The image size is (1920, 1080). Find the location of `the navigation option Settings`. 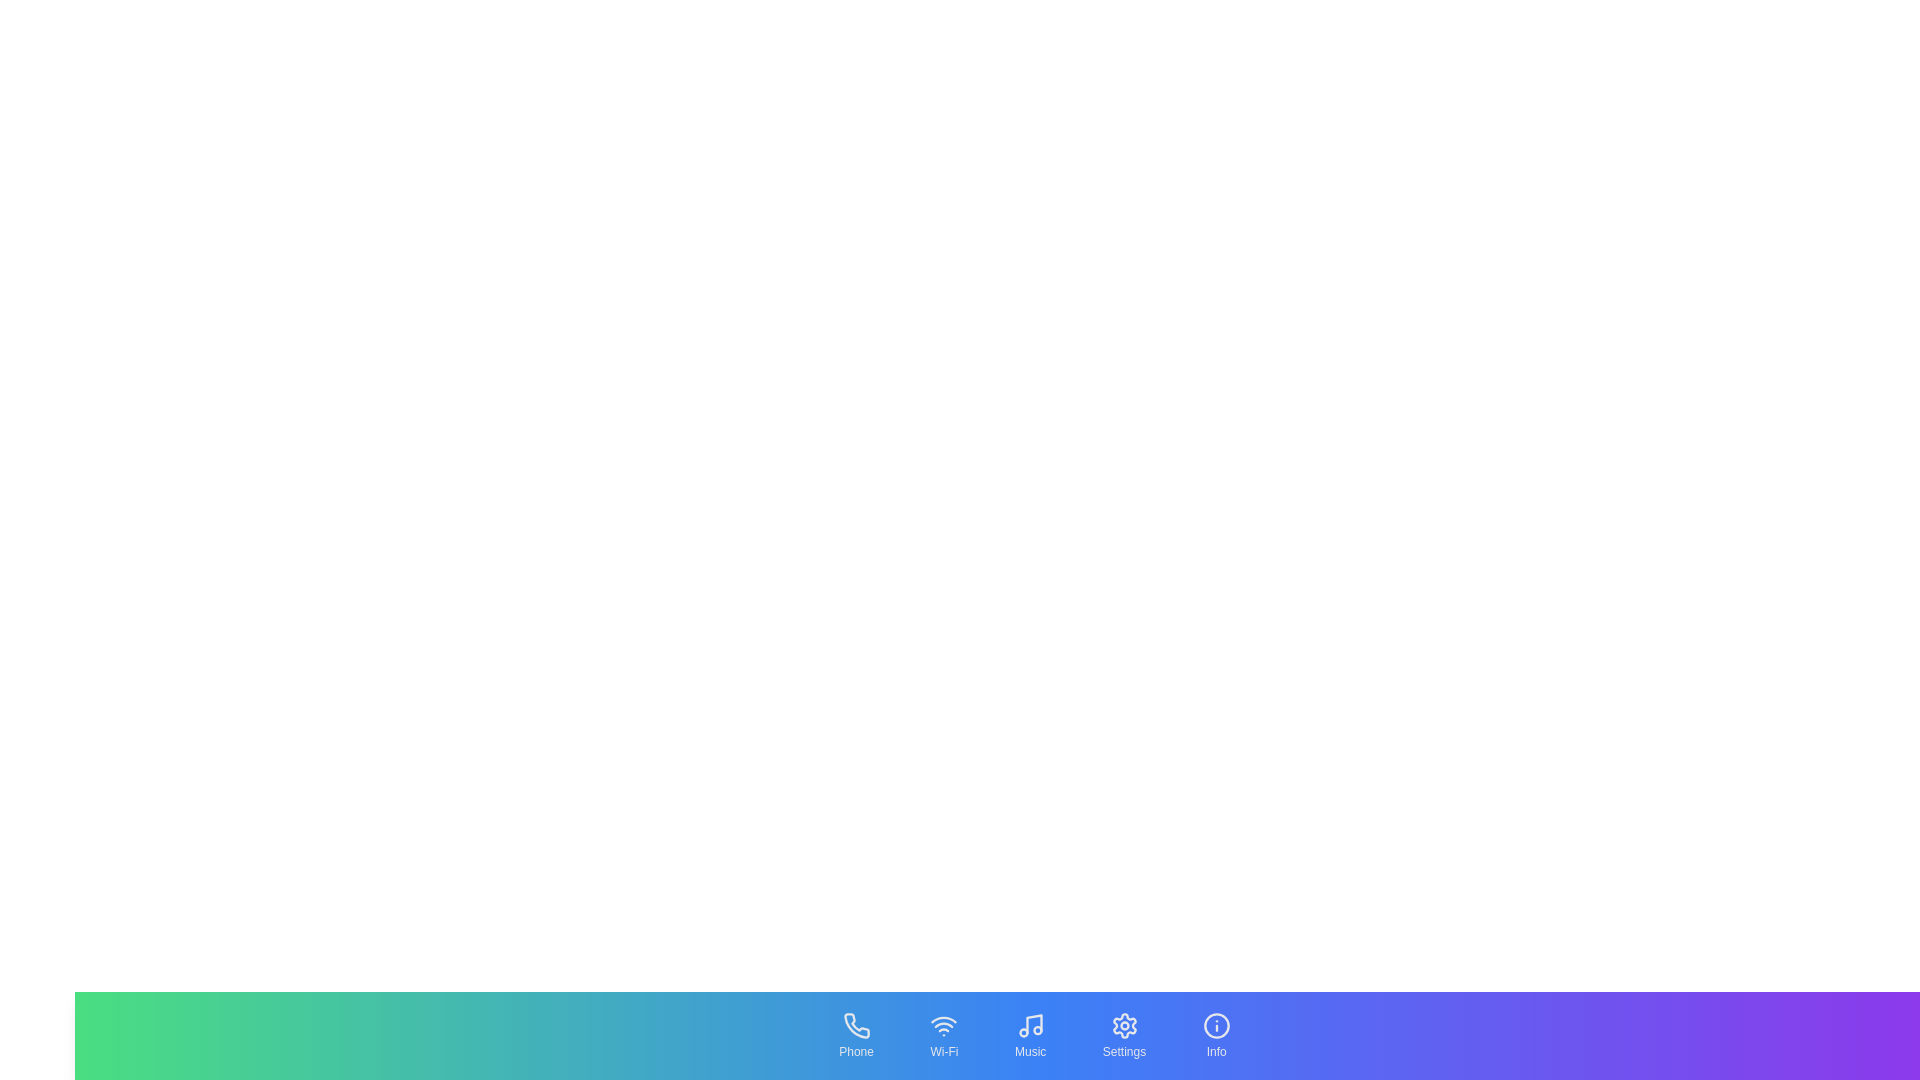

the navigation option Settings is located at coordinates (1123, 1035).